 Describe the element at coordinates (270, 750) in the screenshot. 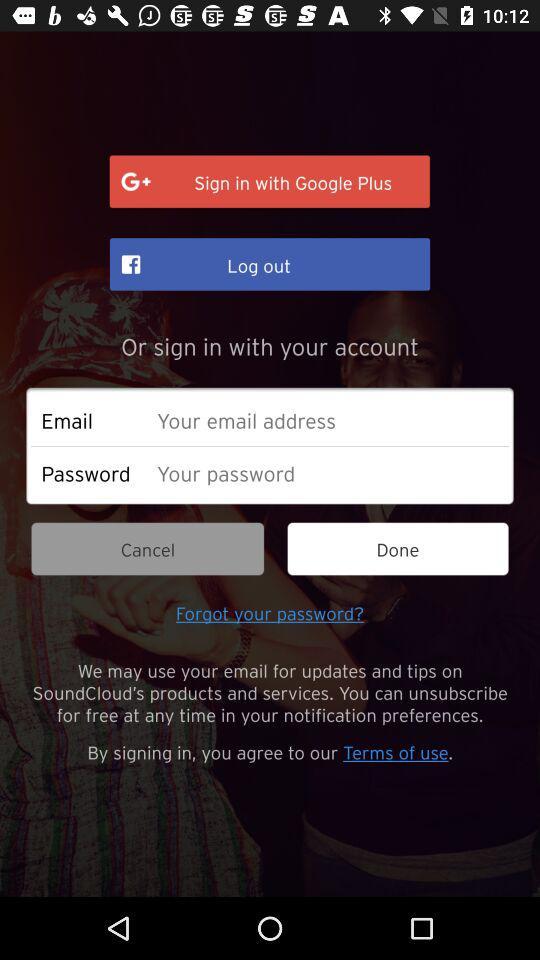

I see `the item below we may use icon` at that location.